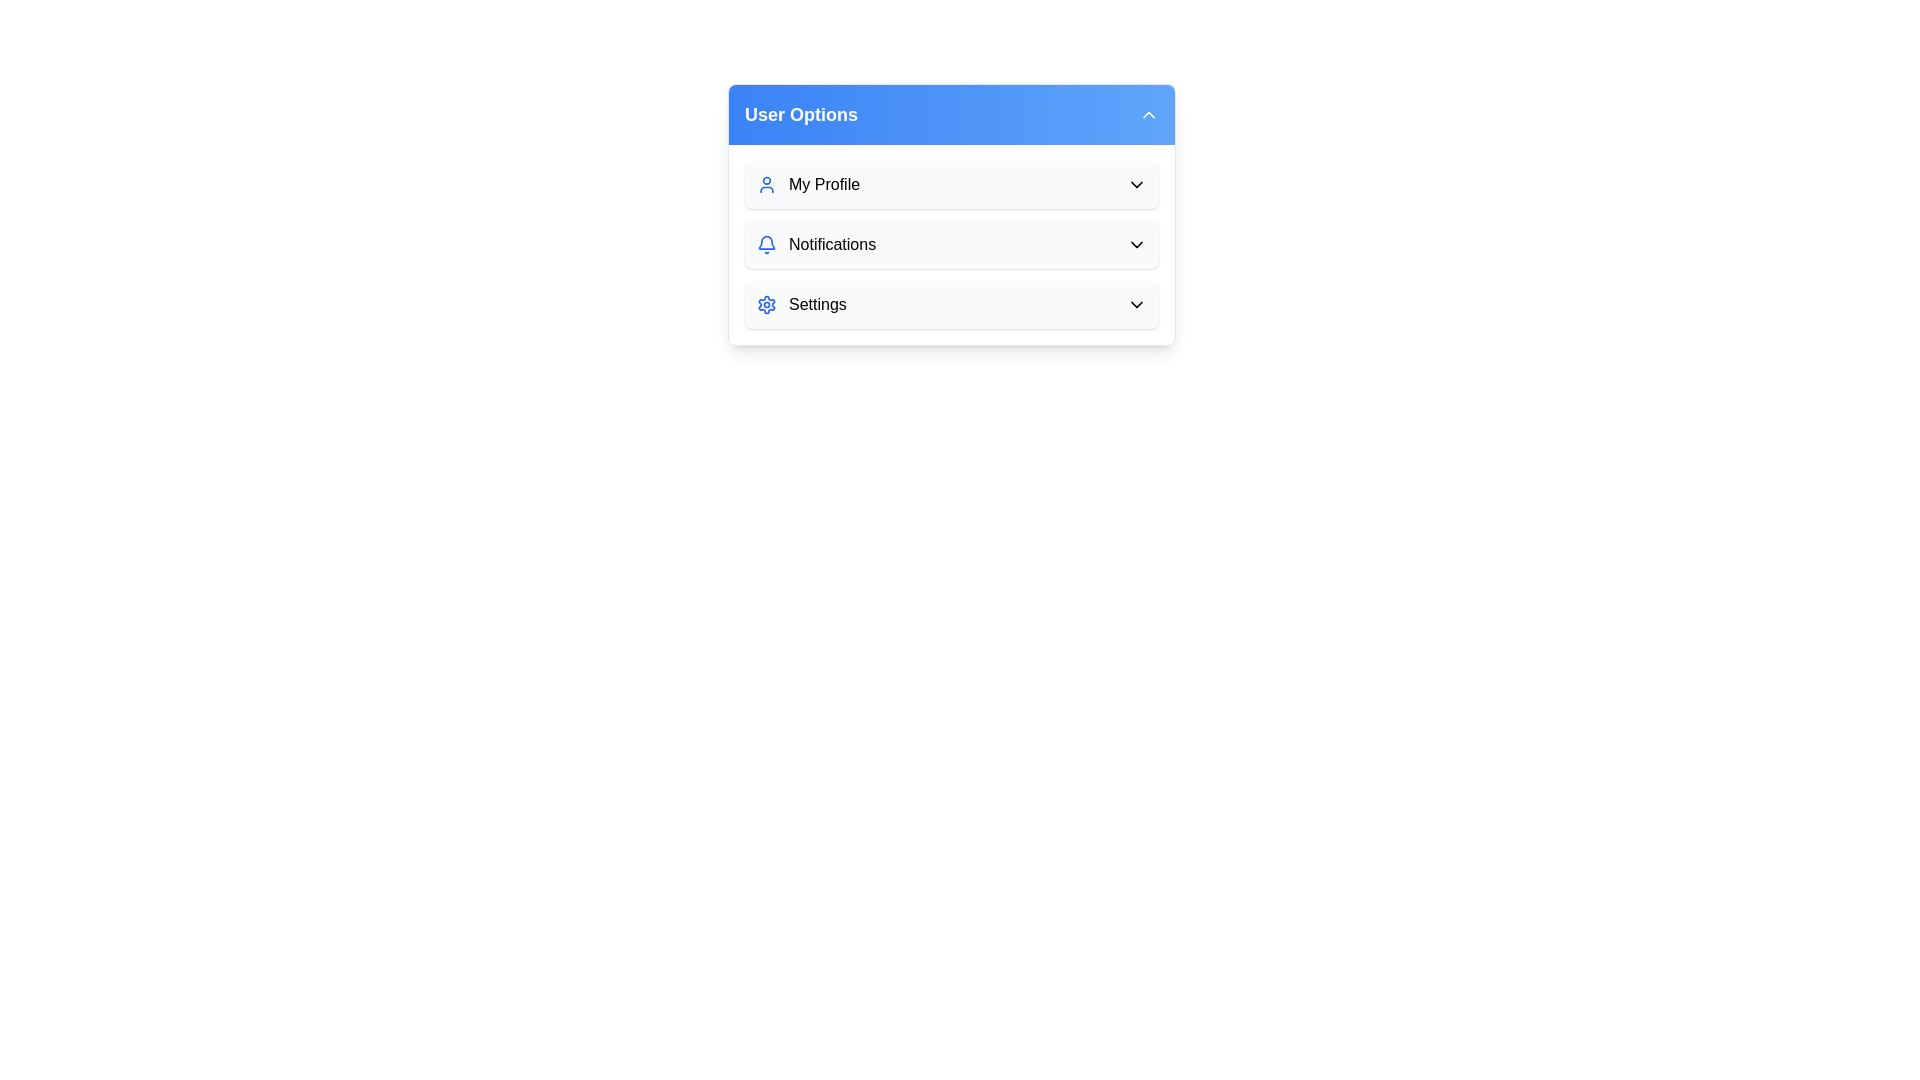 The width and height of the screenshot is (1920, 1080). Describe the element at coordinates (950, 244) in the screenshot. I see `the 'Notifications' button located in the 'User Options' menu, which is the second item in a vertical list between 'My Profile' and 'Settings'` at that location.